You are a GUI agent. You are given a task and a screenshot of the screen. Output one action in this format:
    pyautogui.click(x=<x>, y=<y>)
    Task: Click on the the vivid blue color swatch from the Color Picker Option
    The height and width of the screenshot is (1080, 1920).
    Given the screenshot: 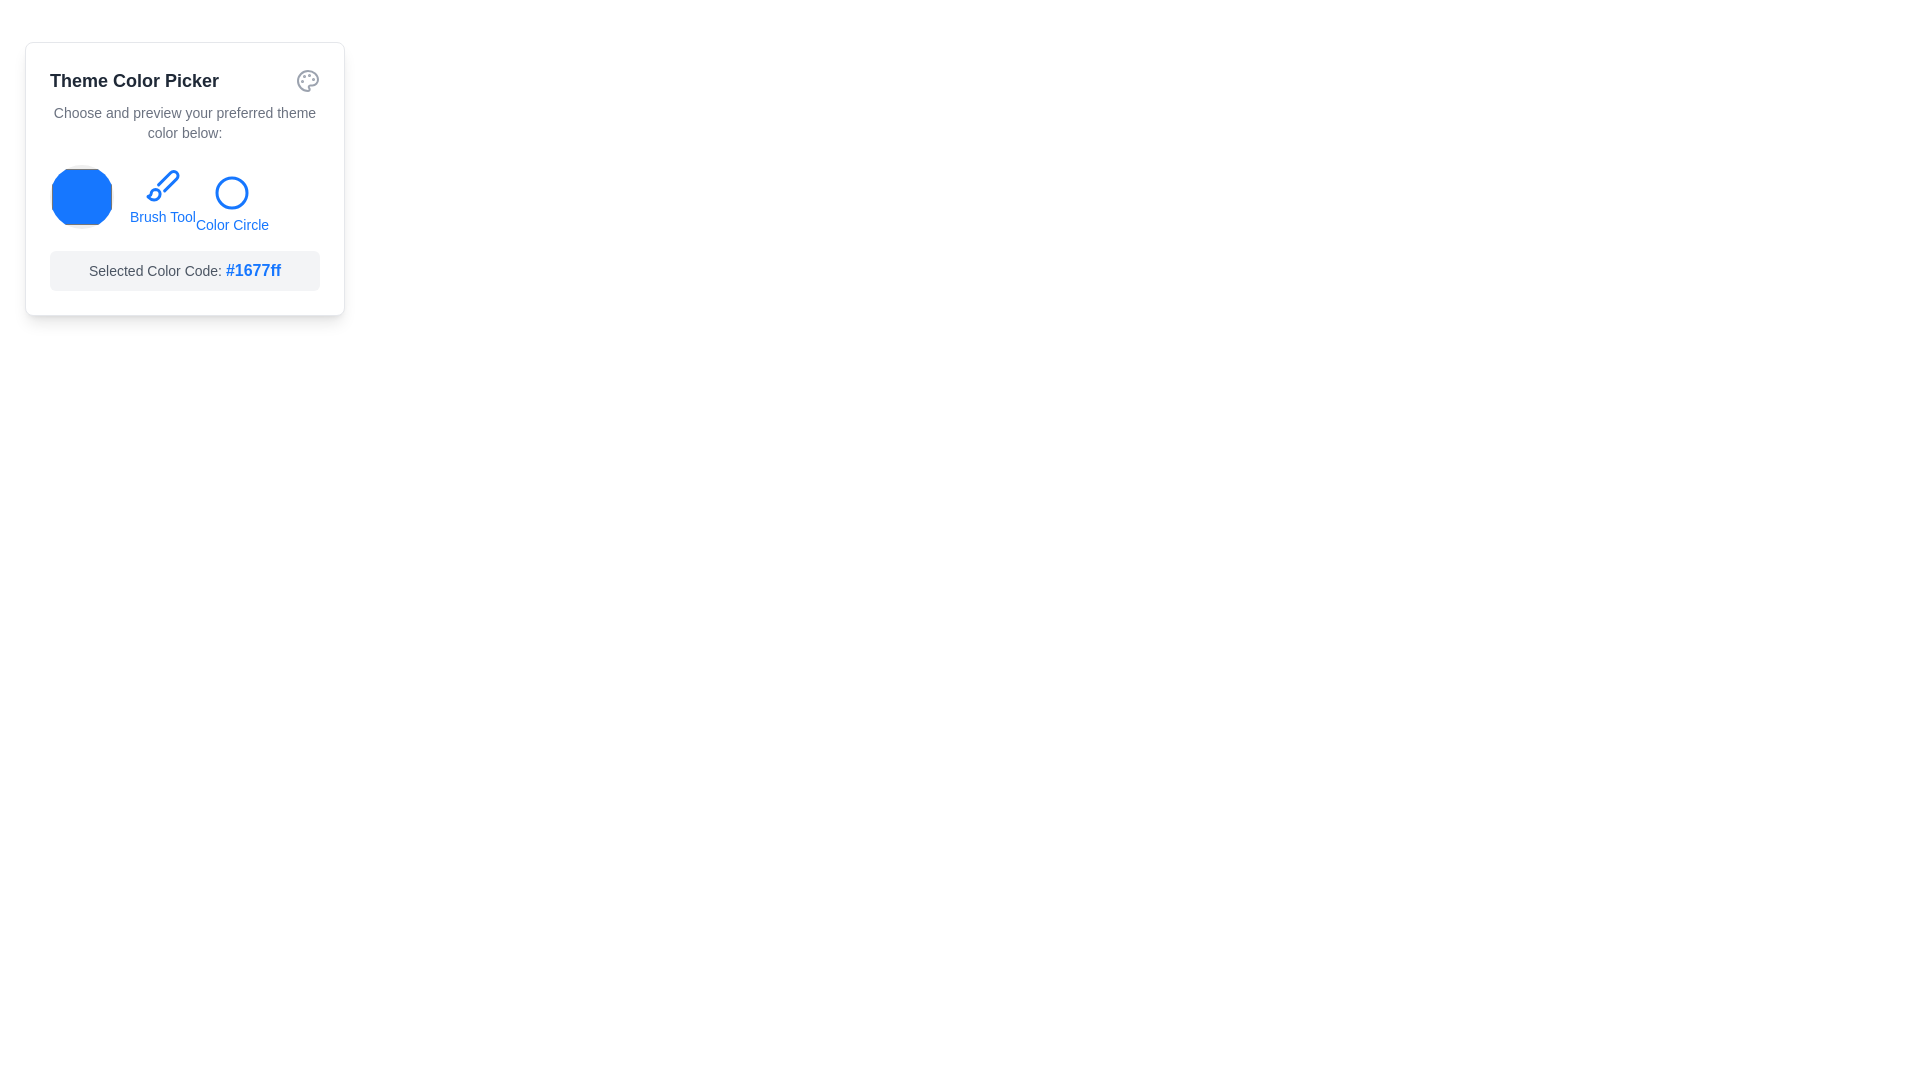 What is the action you would take?
    pyautogui.click(x=80, y=196)
    